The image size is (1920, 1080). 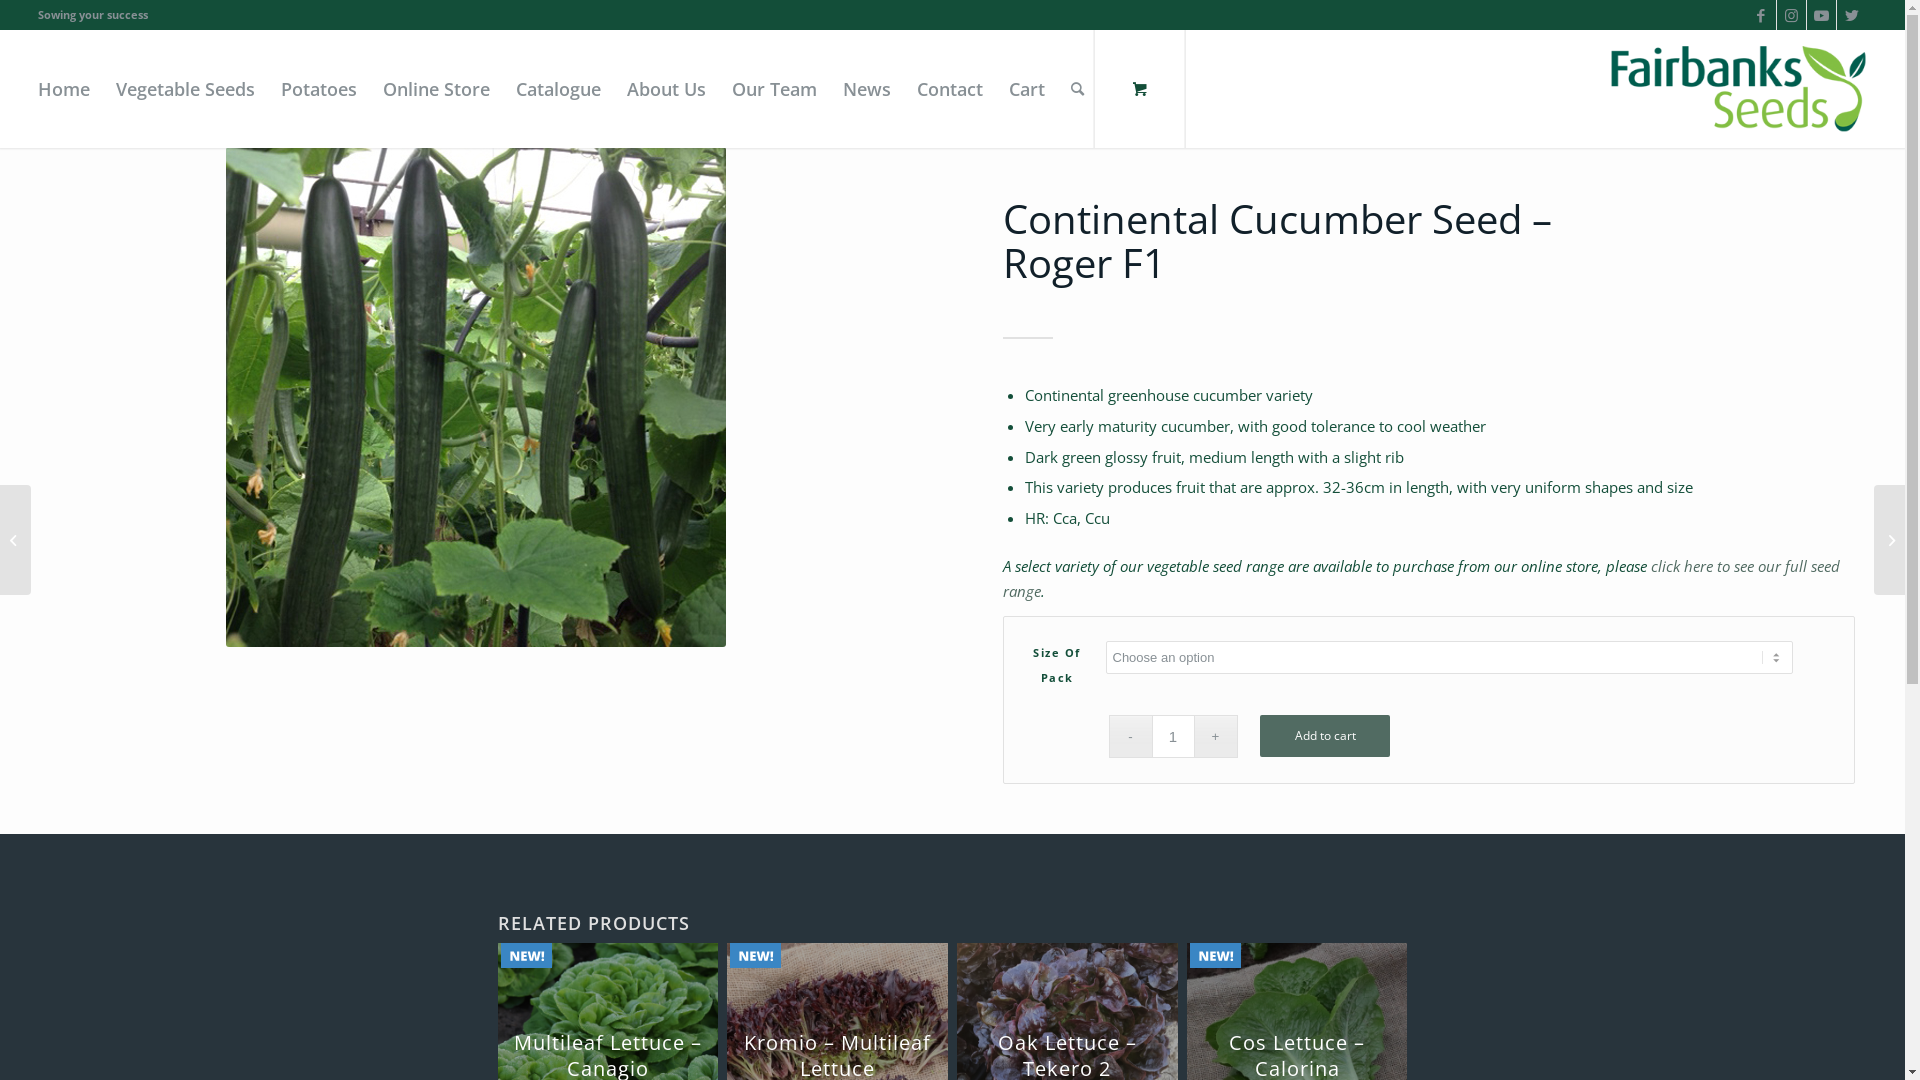 I want to click on 'Facebook', so click(x=1761, y=15).